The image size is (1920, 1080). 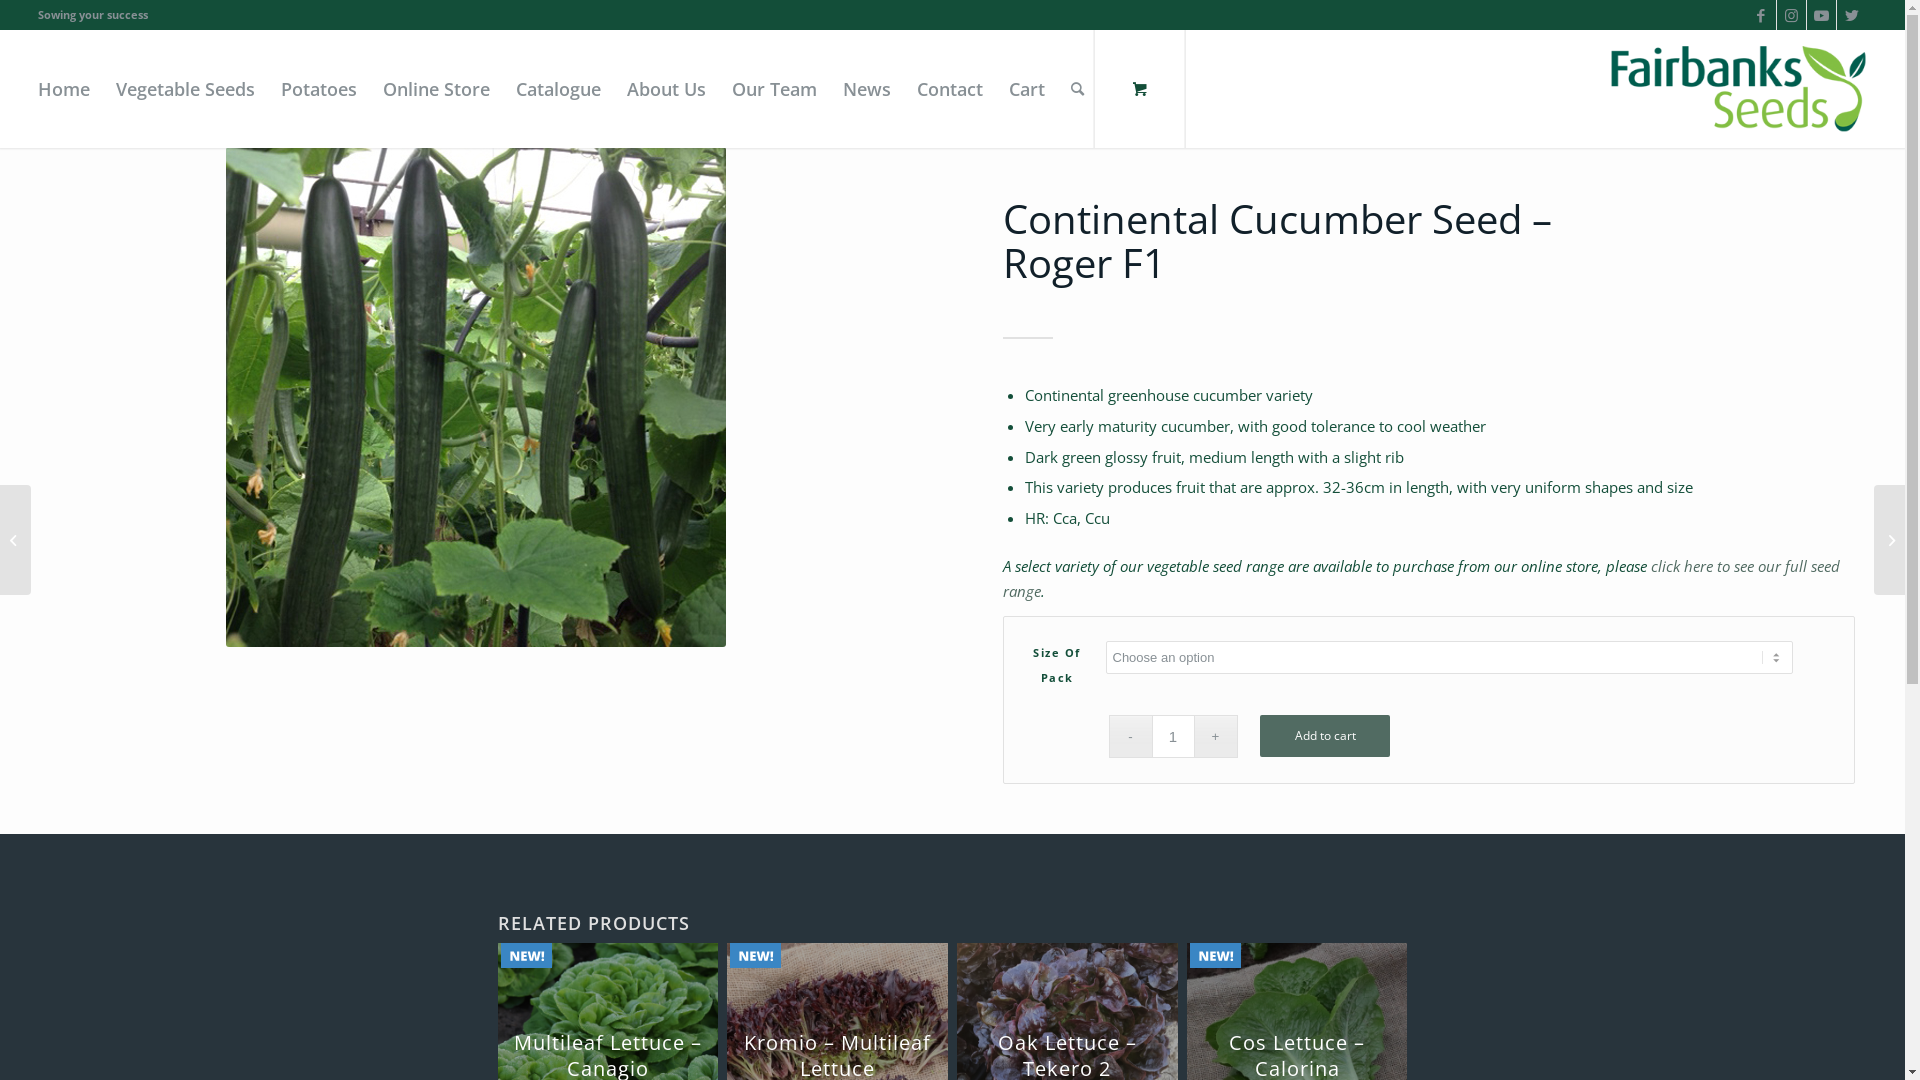 I want to click on 'Facebook', so click(x=1761, y=15).